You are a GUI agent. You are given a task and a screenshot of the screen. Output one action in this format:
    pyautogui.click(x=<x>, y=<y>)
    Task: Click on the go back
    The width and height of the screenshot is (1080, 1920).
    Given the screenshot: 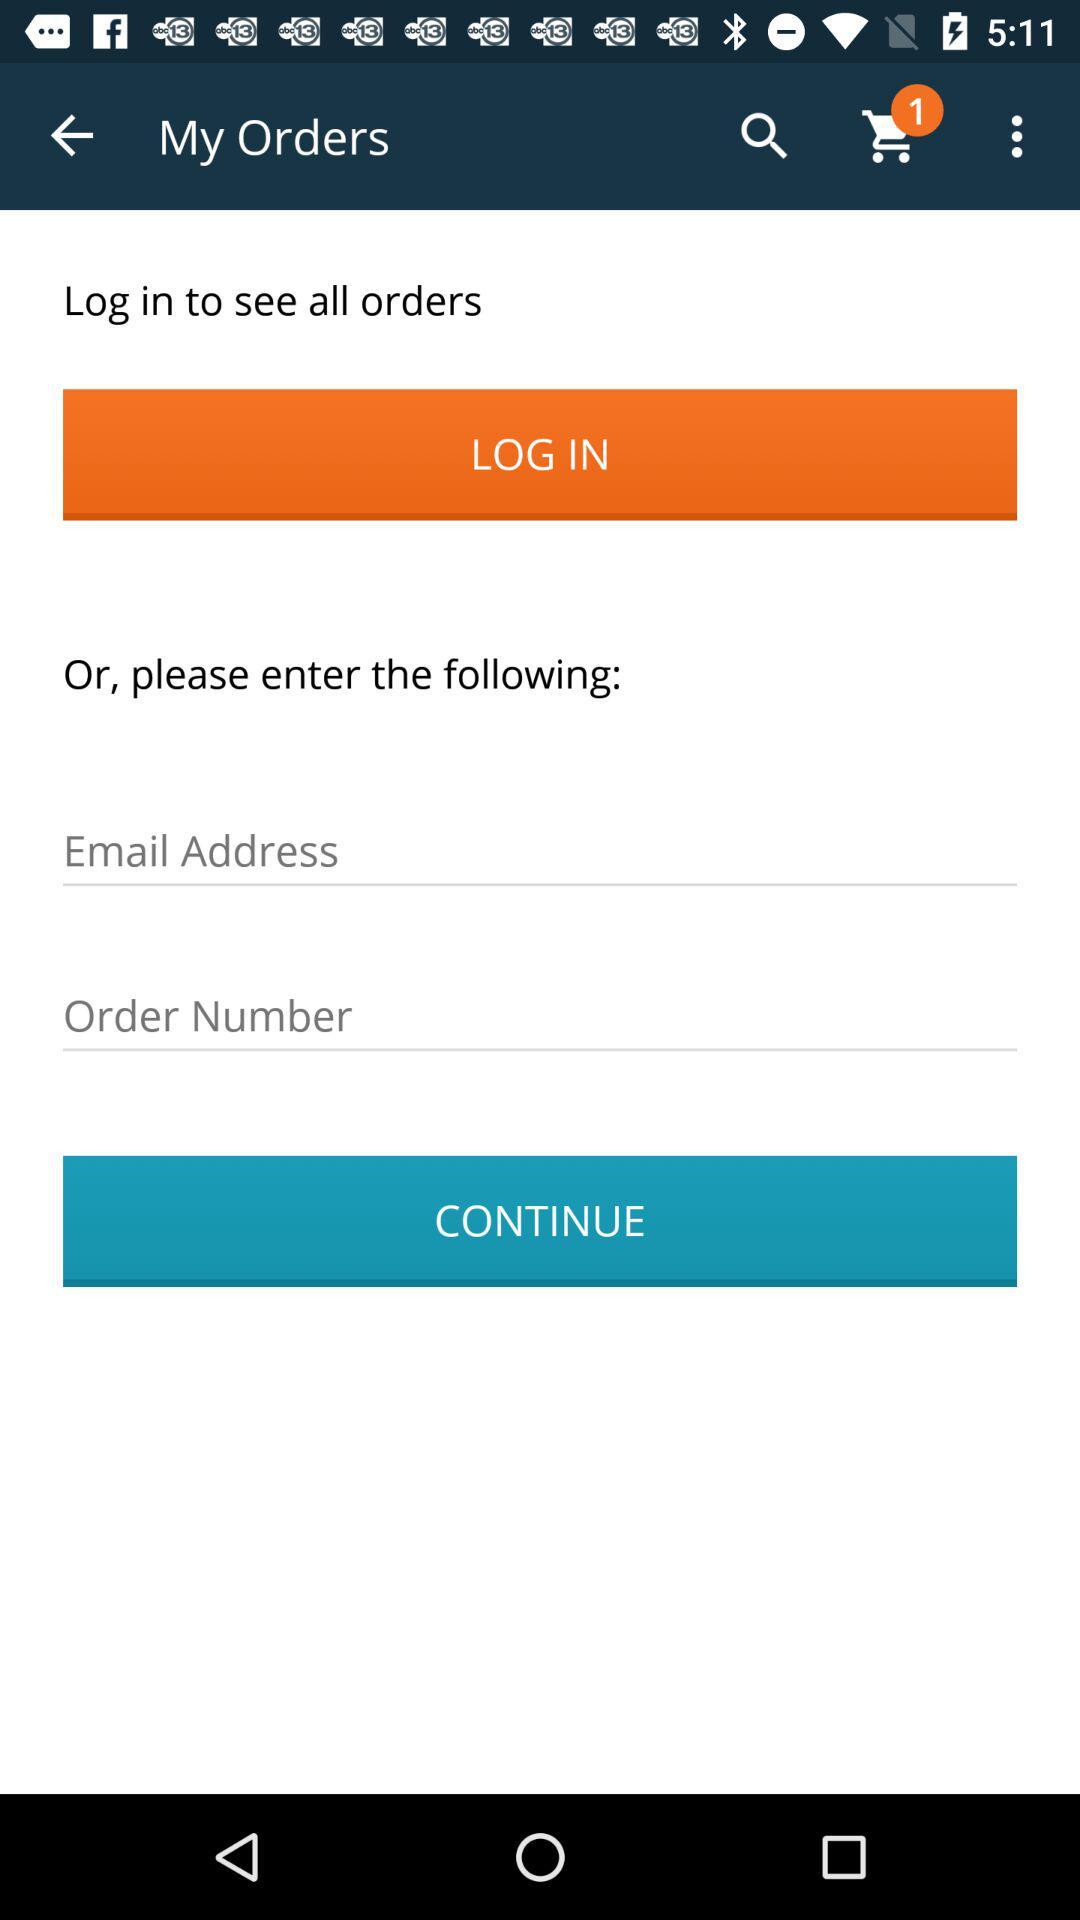 What is the action you would take?
    pyautogui.click(x=72, y=135)
    